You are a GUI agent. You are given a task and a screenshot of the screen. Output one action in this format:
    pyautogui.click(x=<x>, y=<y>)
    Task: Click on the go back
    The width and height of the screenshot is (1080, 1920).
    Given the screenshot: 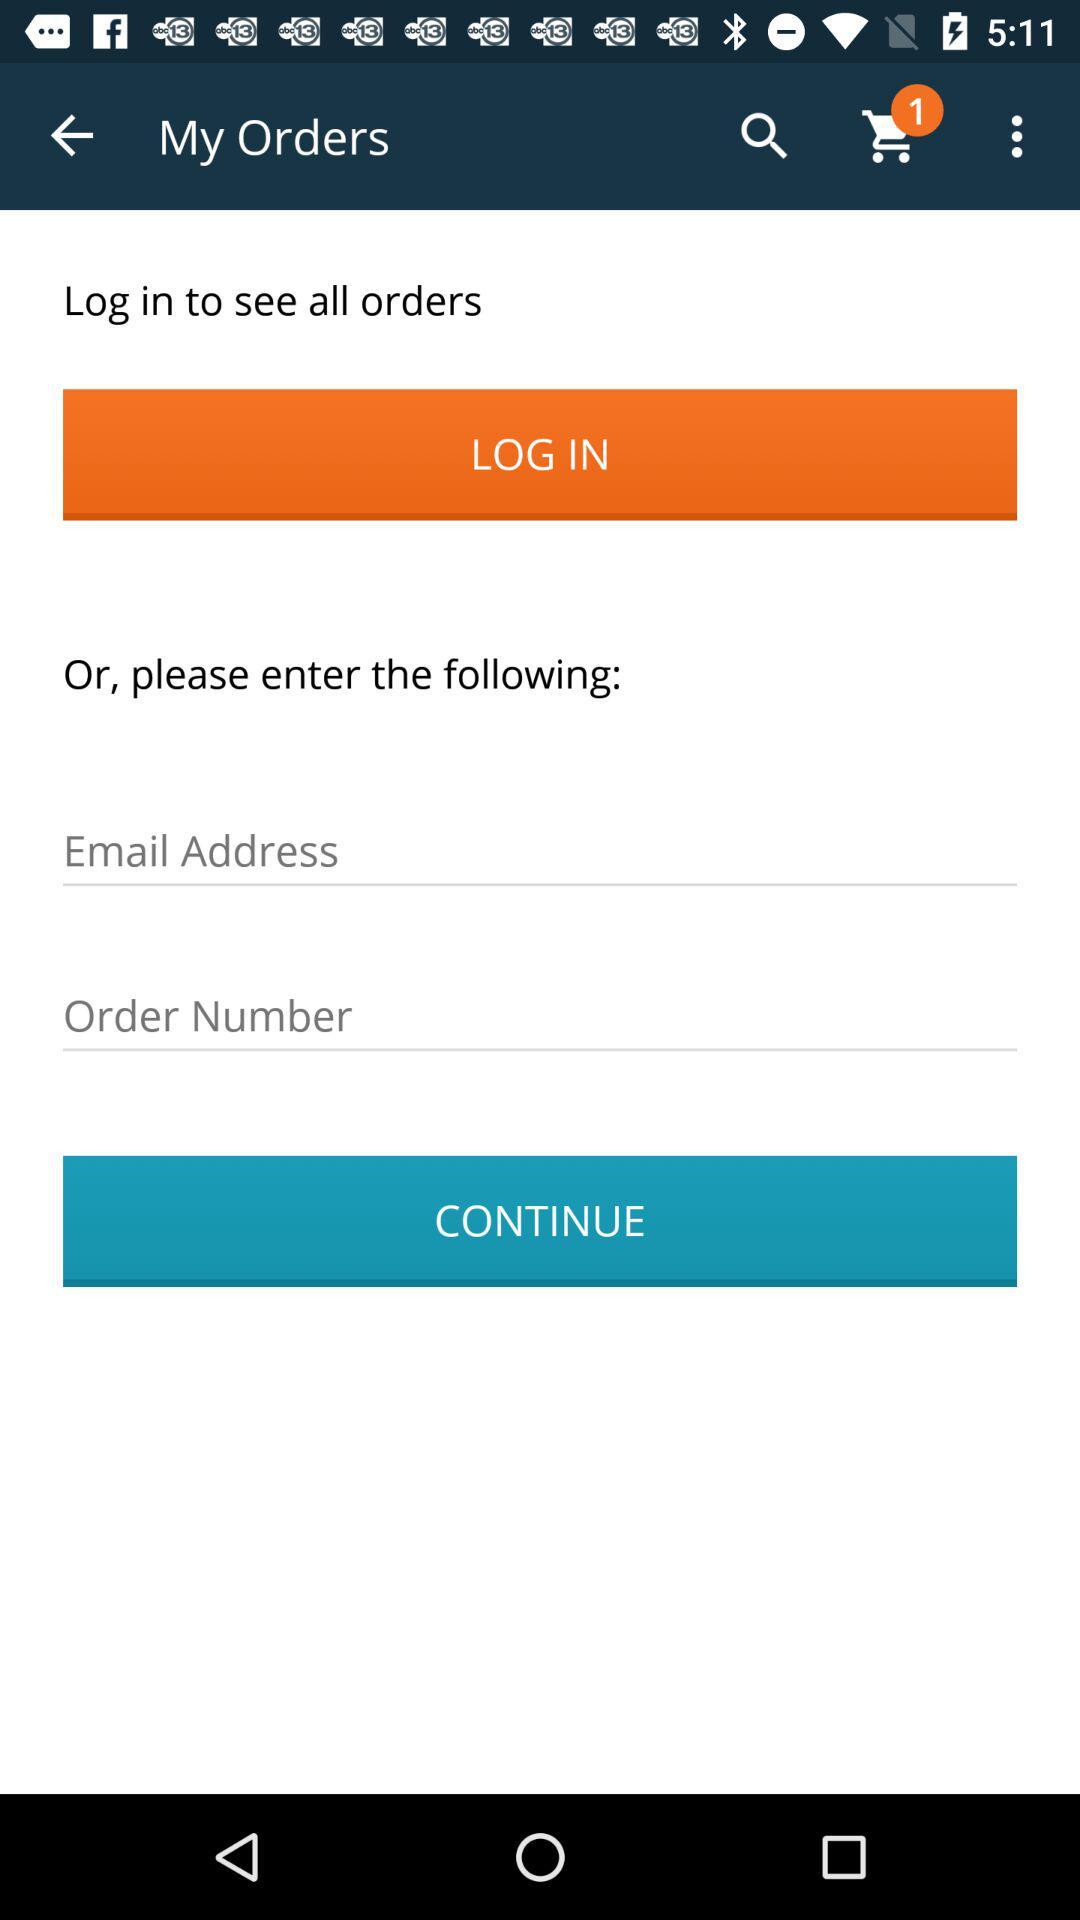 What is the action you would take?
    pyautogui.click(x=72, y=135)
    